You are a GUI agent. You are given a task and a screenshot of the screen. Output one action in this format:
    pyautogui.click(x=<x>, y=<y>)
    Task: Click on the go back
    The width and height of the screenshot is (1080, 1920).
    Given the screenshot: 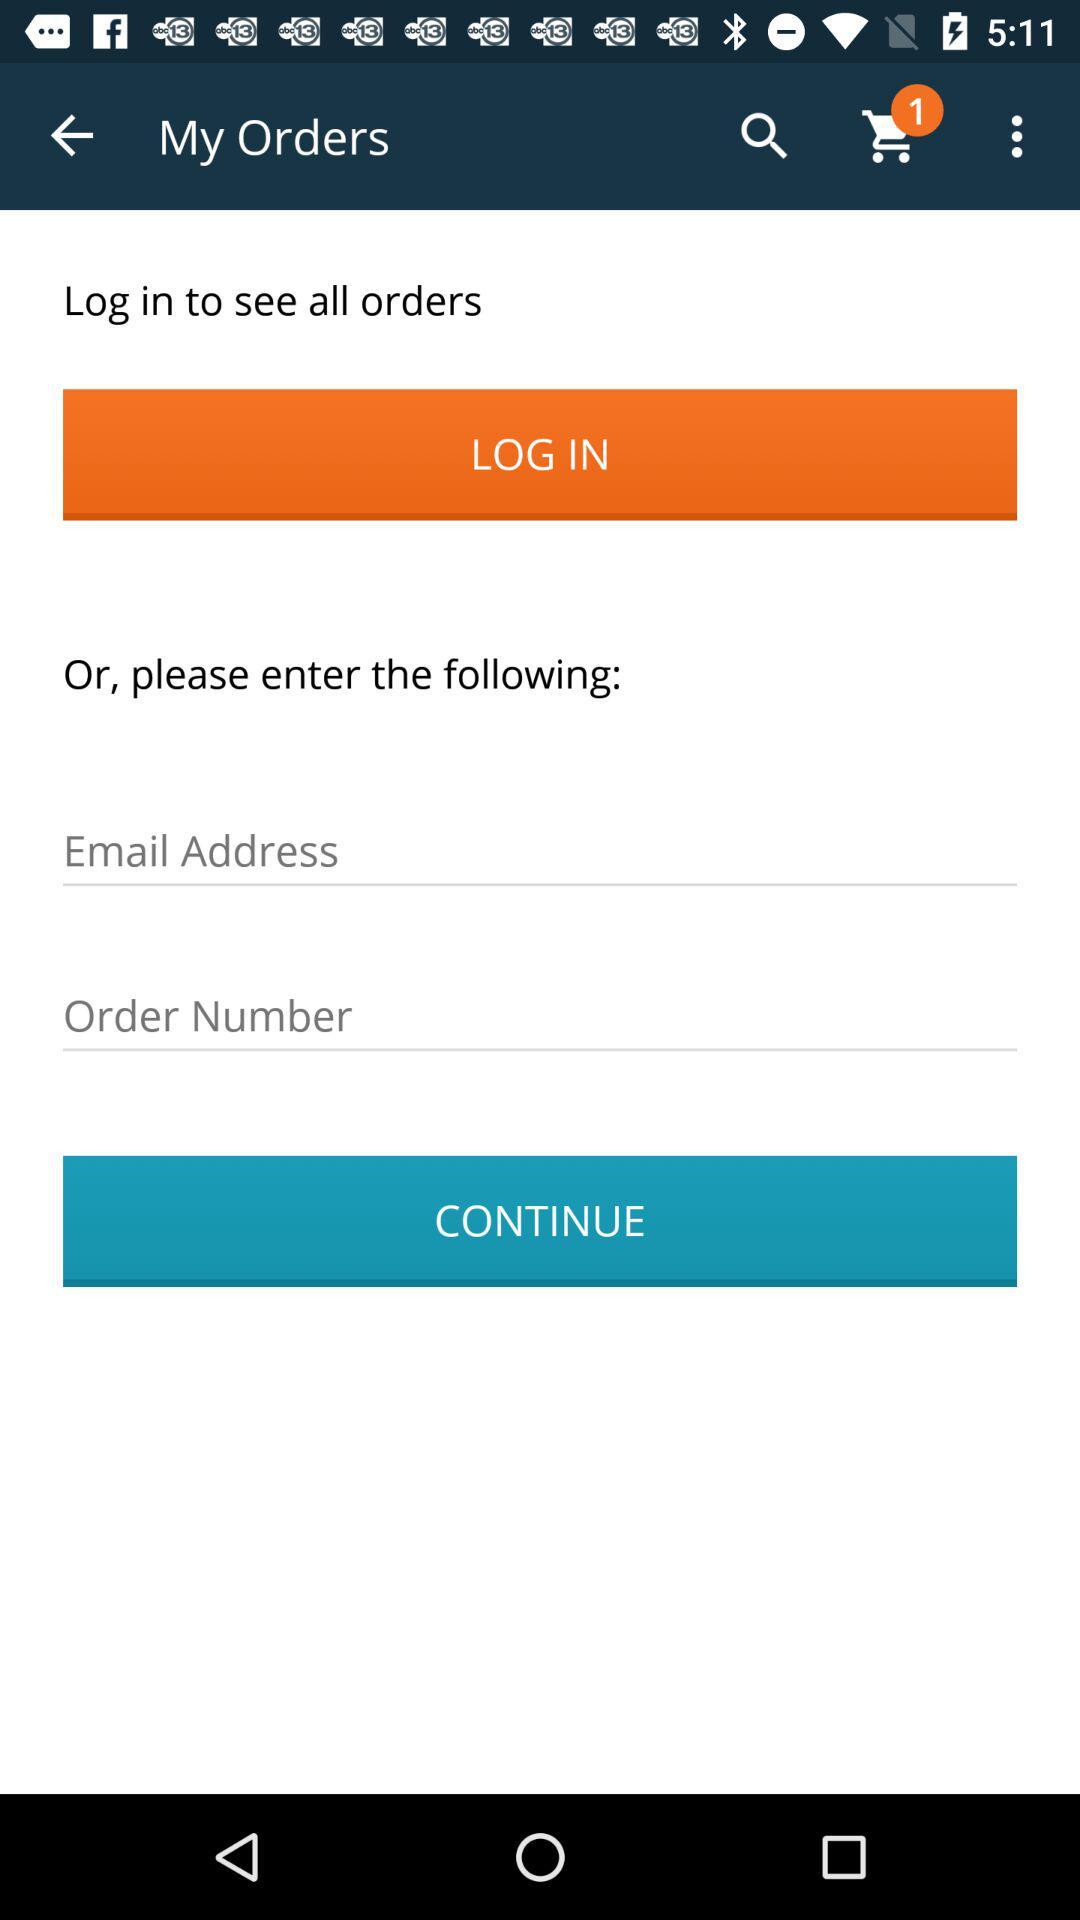 What is the action you would take?
    pyautogui.click(x=72, y=135)
    